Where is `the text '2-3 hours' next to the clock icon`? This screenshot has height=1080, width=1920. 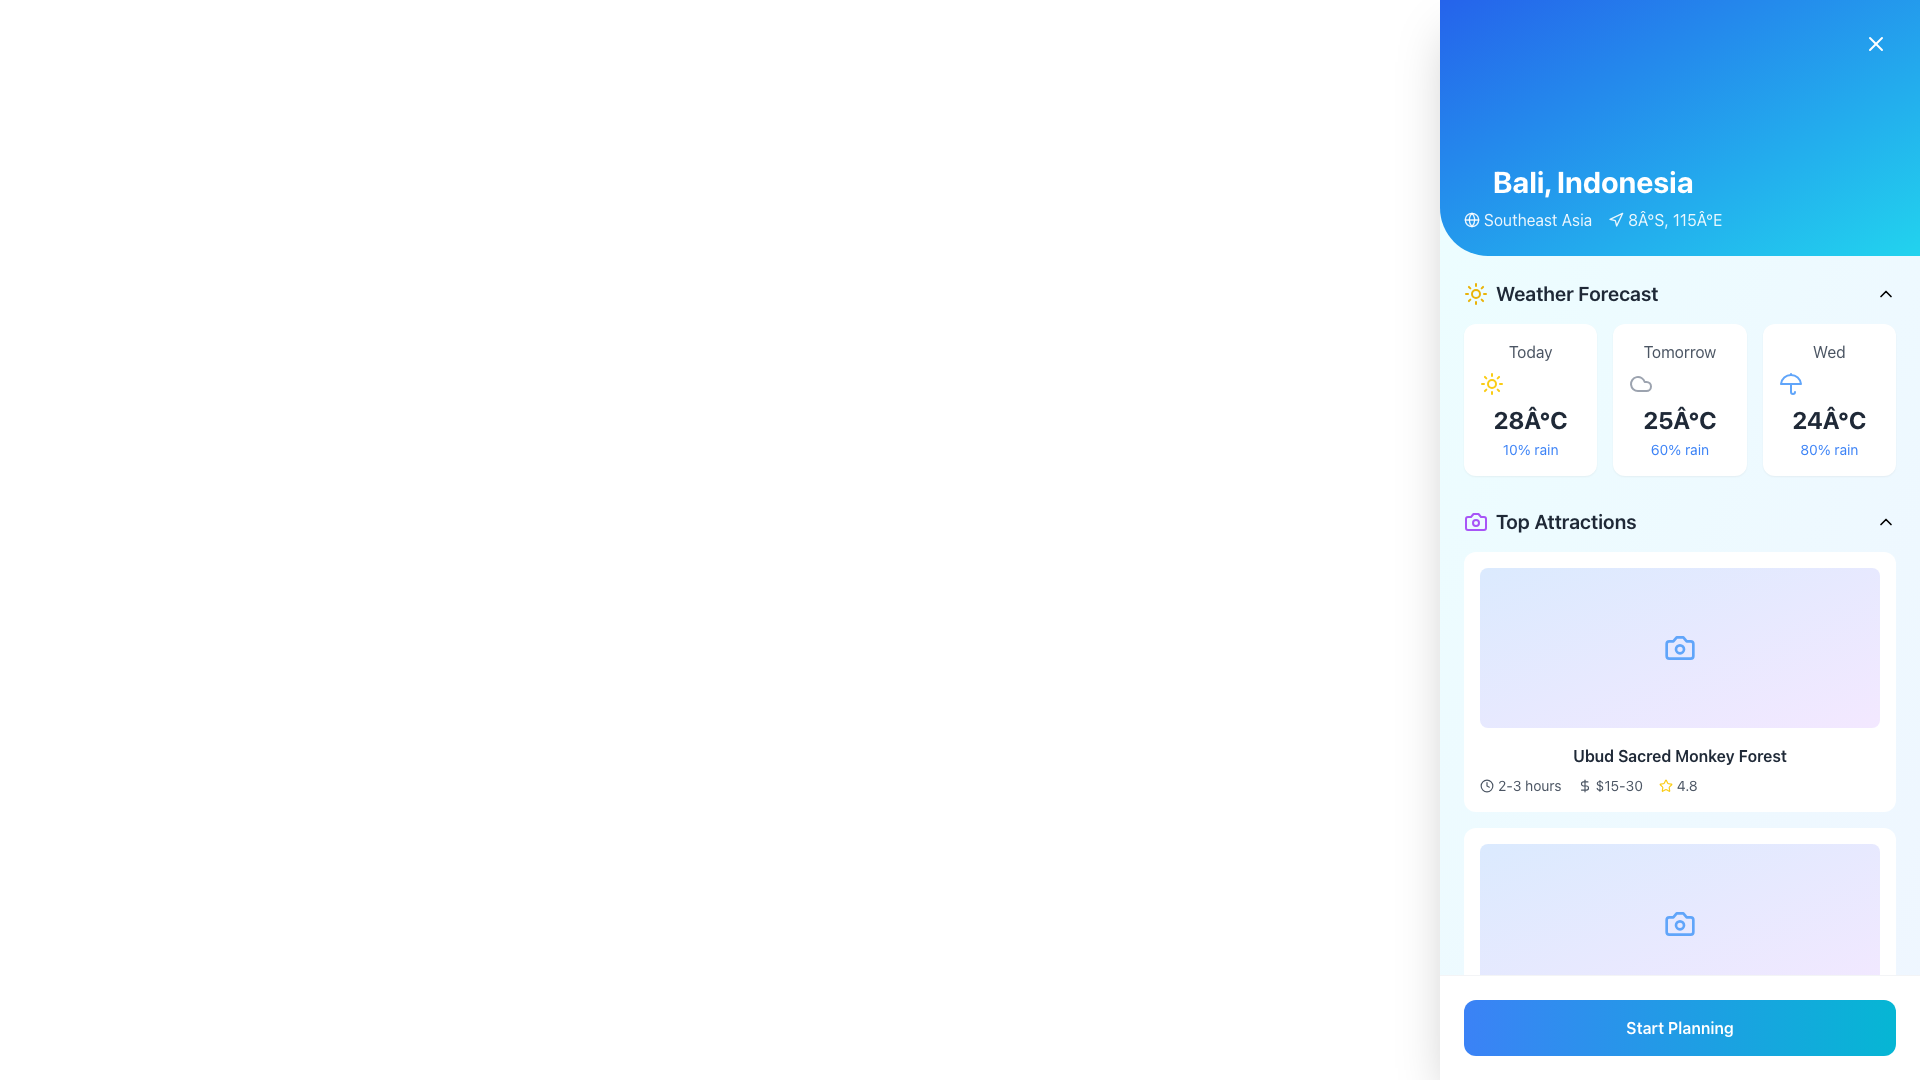
the text '2-3 hours' next to the clock icon is located at coordinates (1520, 785).